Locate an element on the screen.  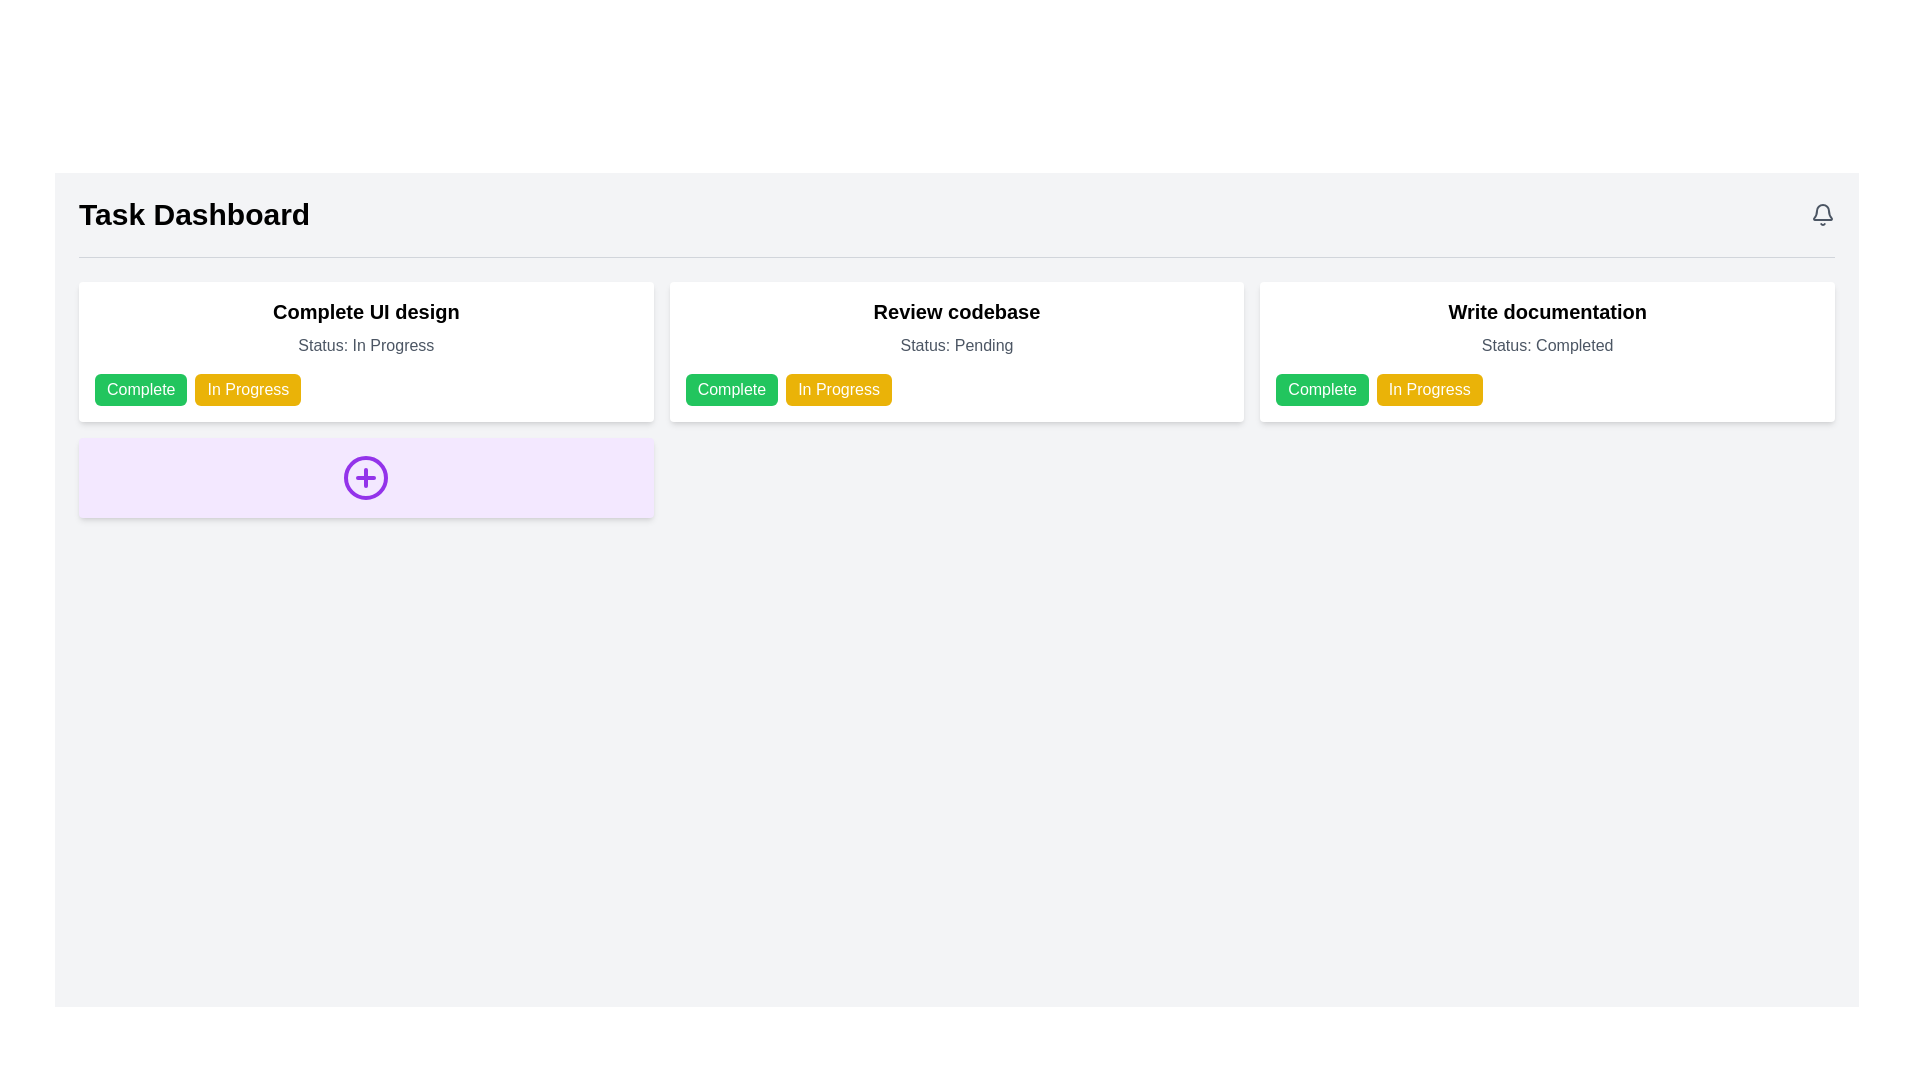
the leftmost button in the 'Review codebase' task card to mark the associated task as completed is located at coordinates (730, 389).